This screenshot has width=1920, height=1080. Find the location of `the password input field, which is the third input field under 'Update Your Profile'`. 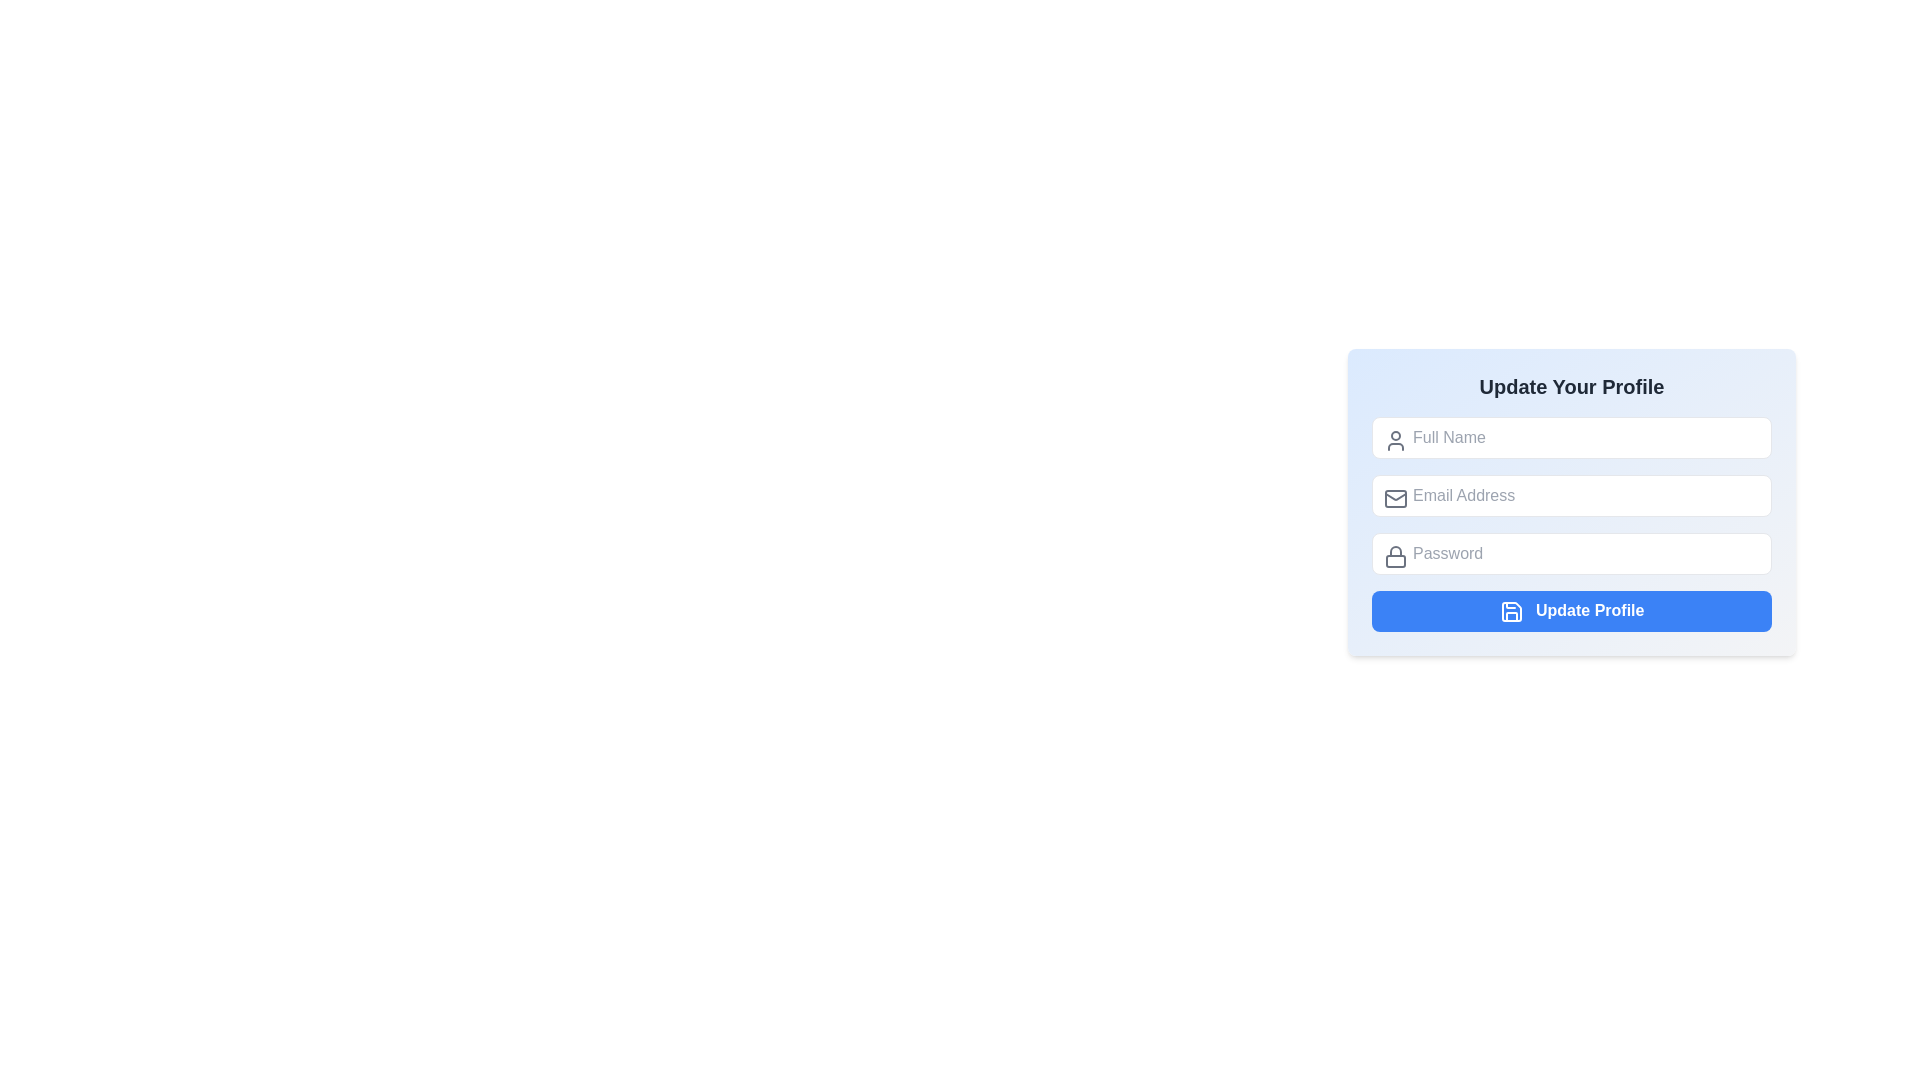

the password input field, which is the third input field under 'Update Your Profile' is located at coordinates (1570, 554).